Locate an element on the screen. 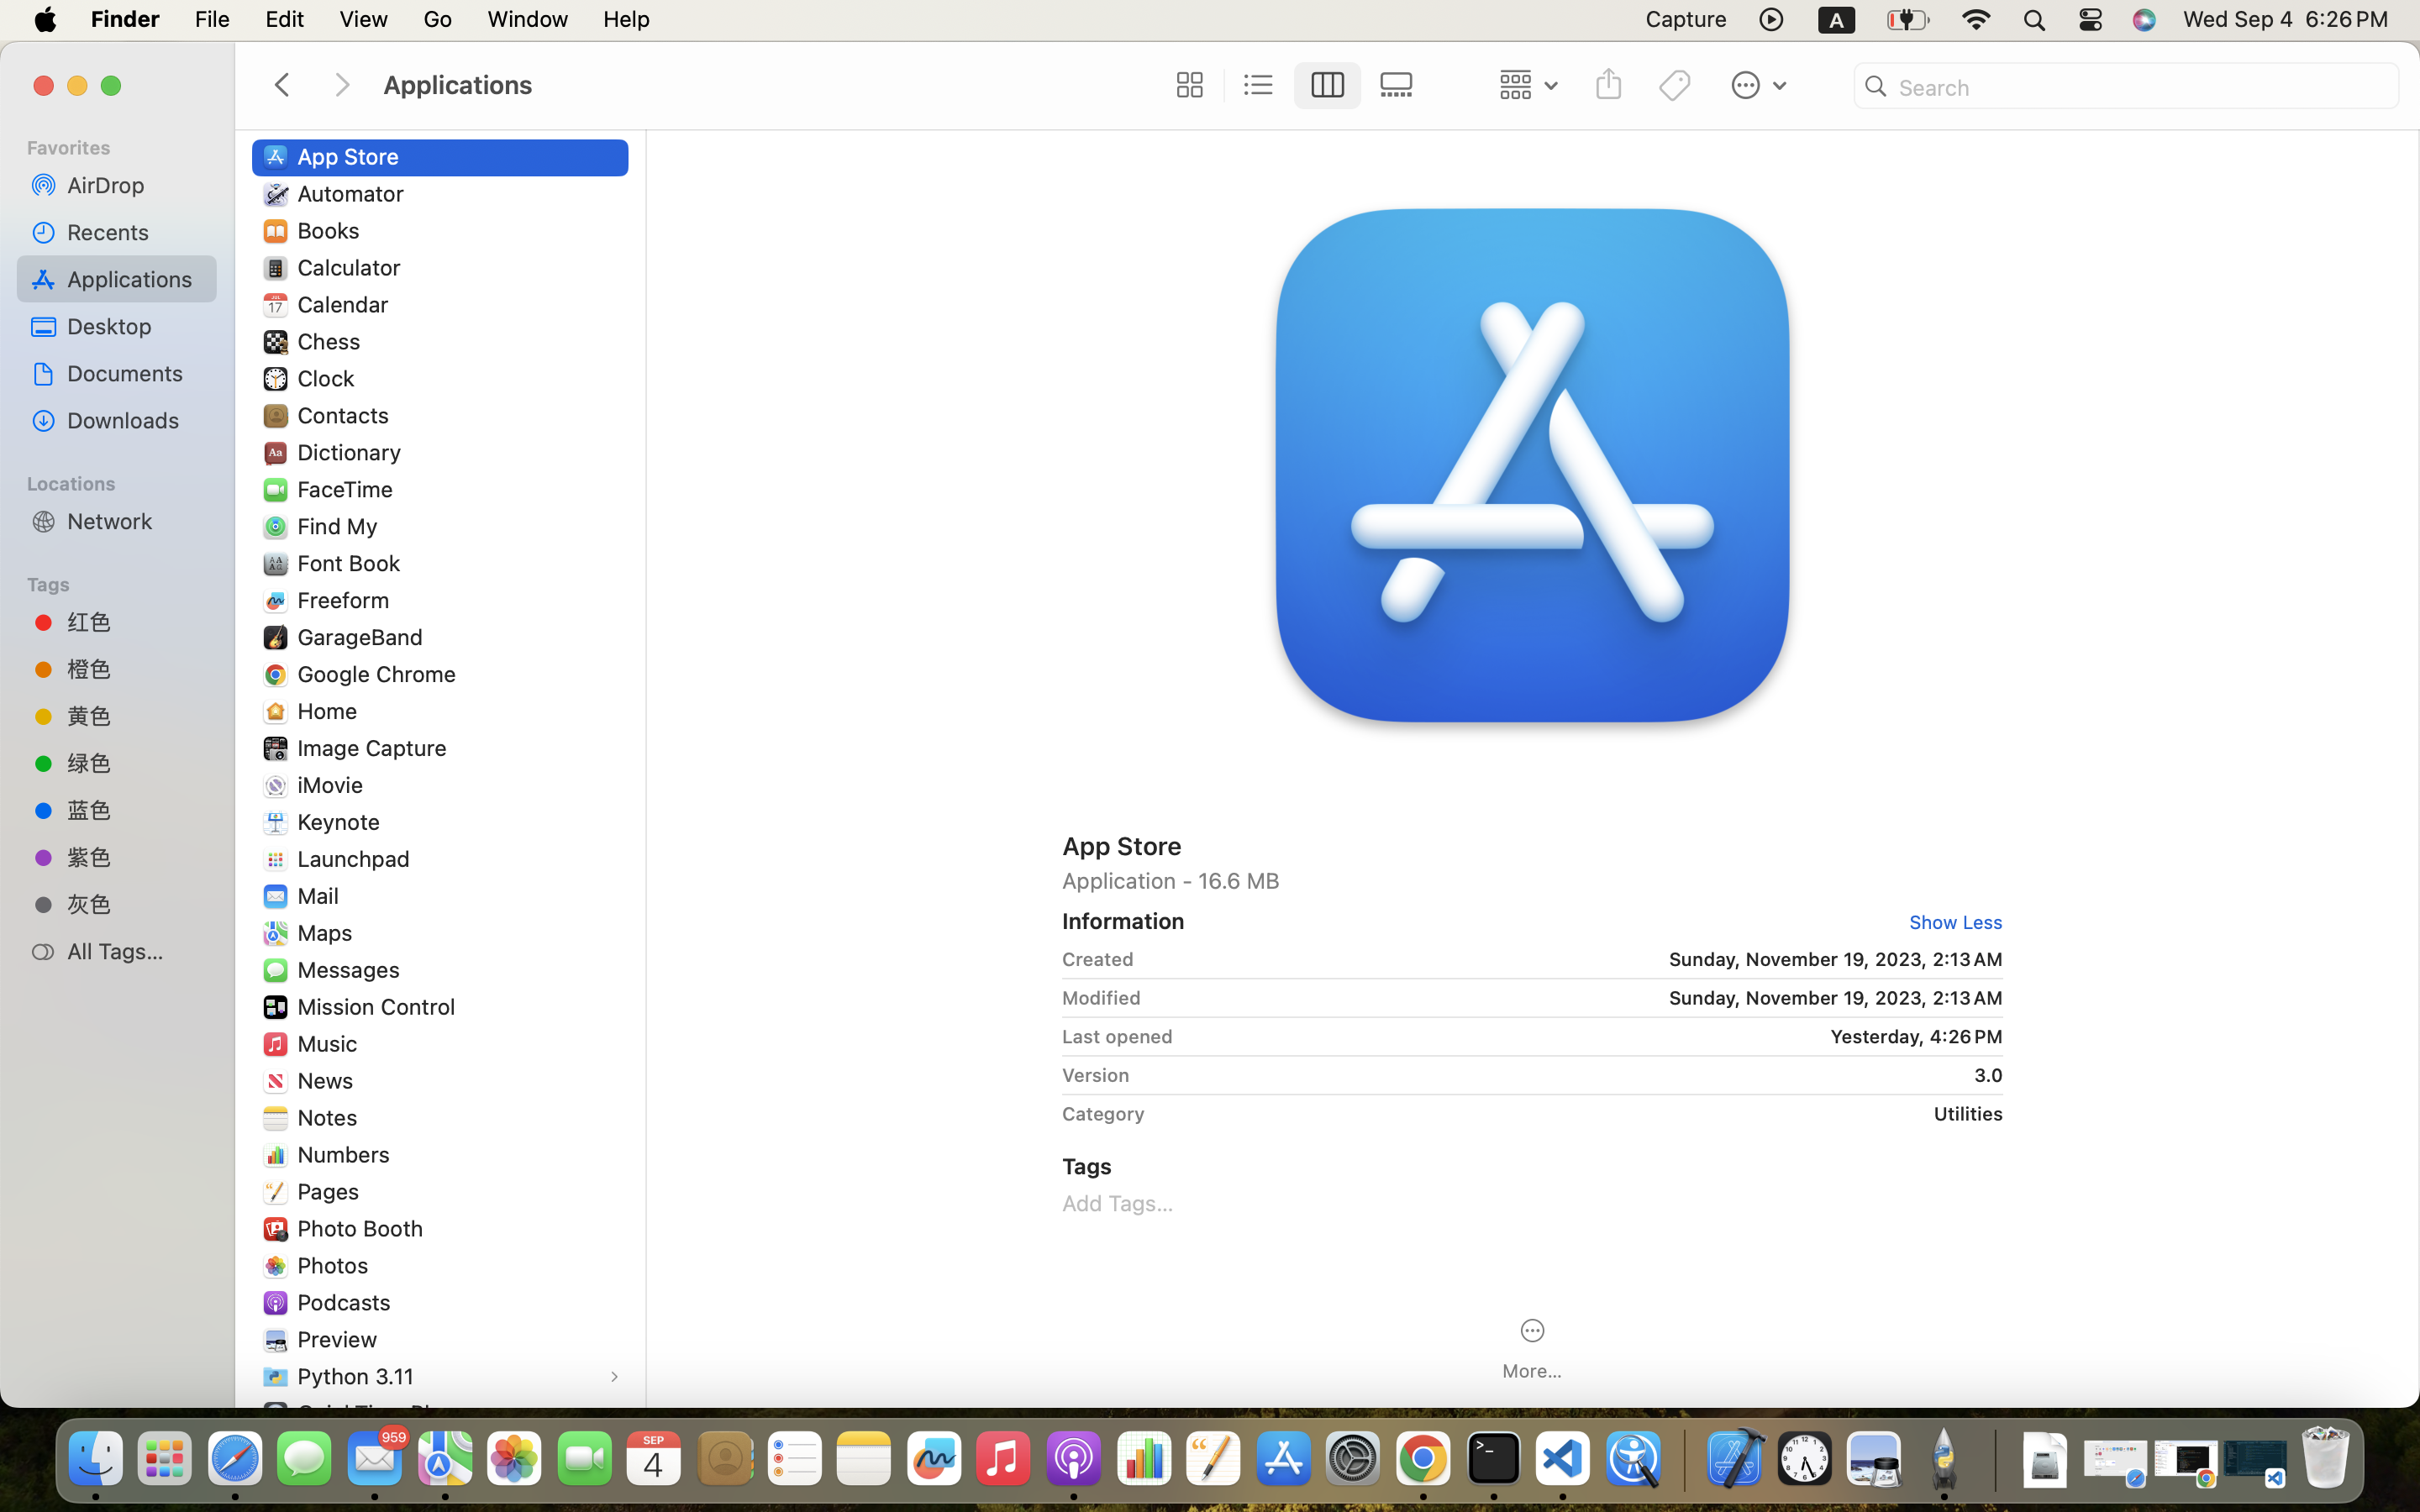 Image resolution: width=2420 pixels, height=1512 pixels. 'Locations' is located at coordinates (125, 480).